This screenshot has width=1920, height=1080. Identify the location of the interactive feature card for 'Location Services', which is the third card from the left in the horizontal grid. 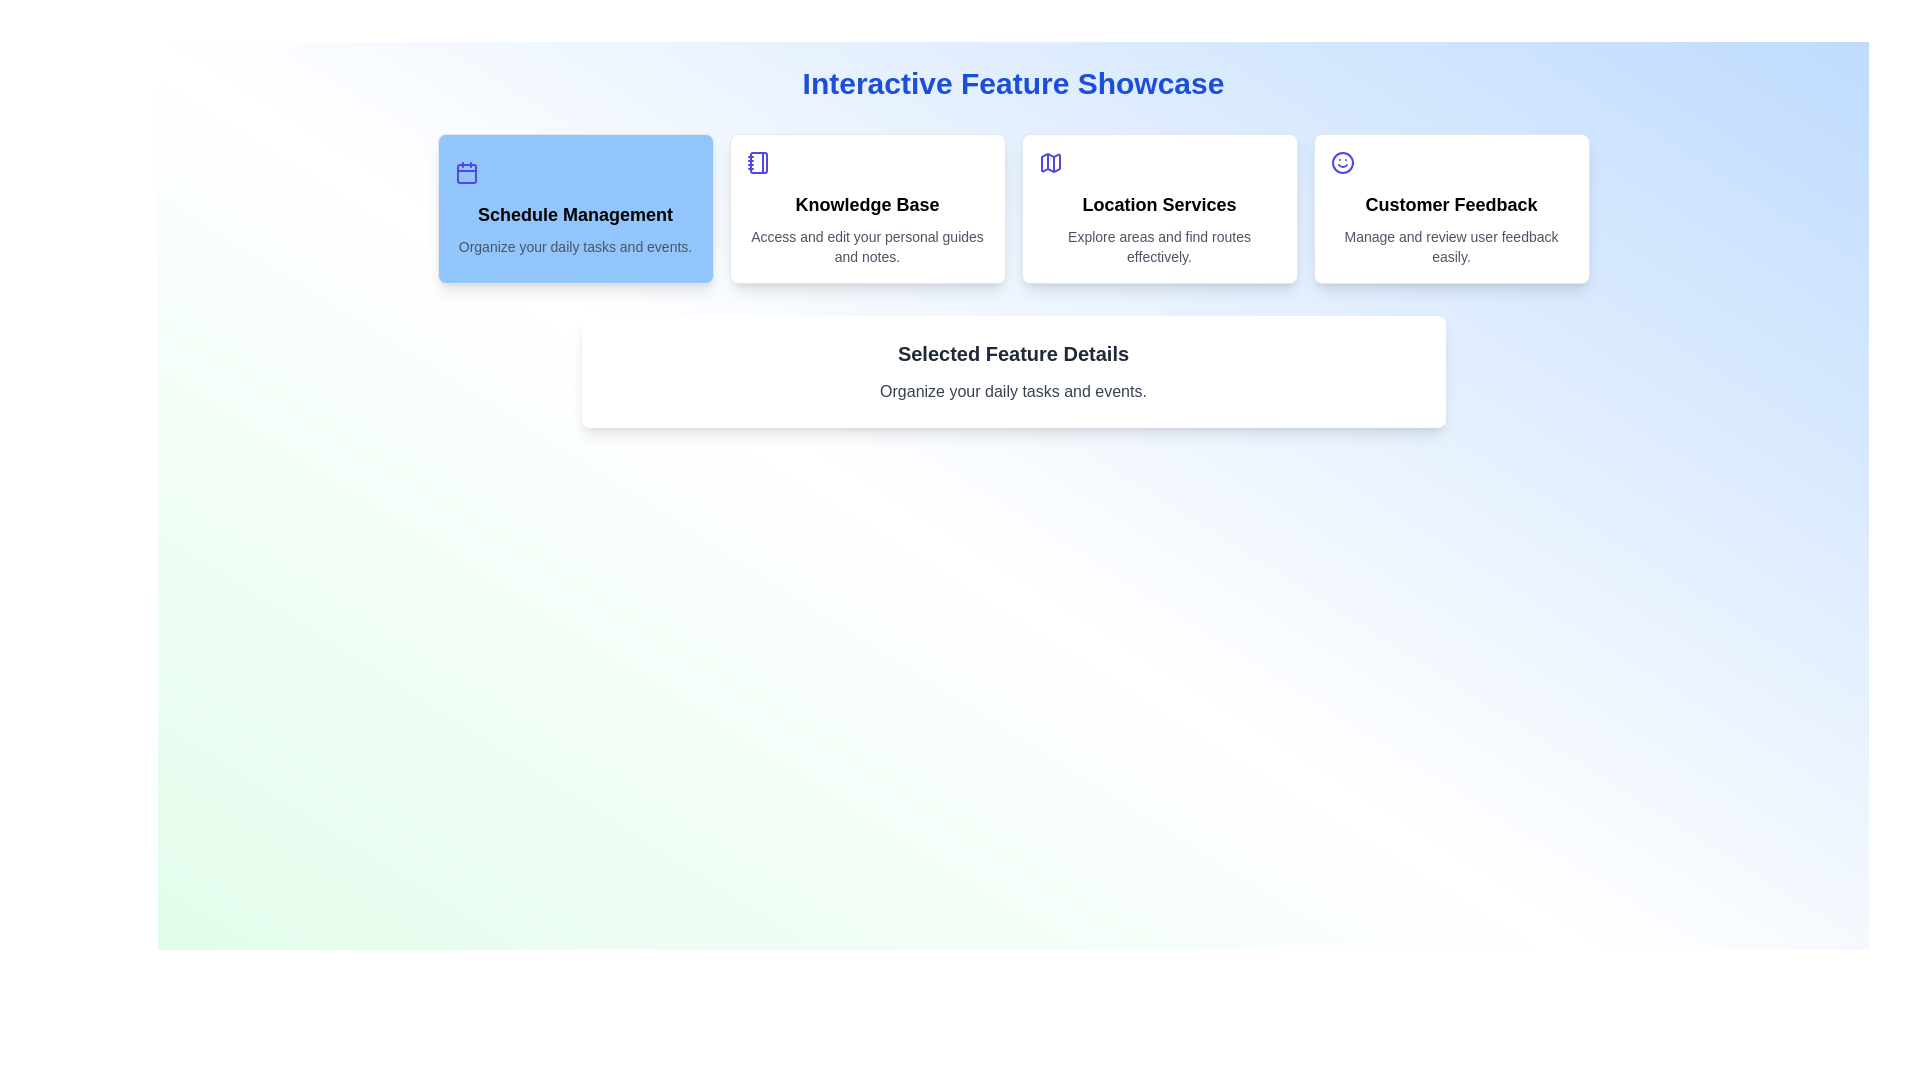
(1159, 208).